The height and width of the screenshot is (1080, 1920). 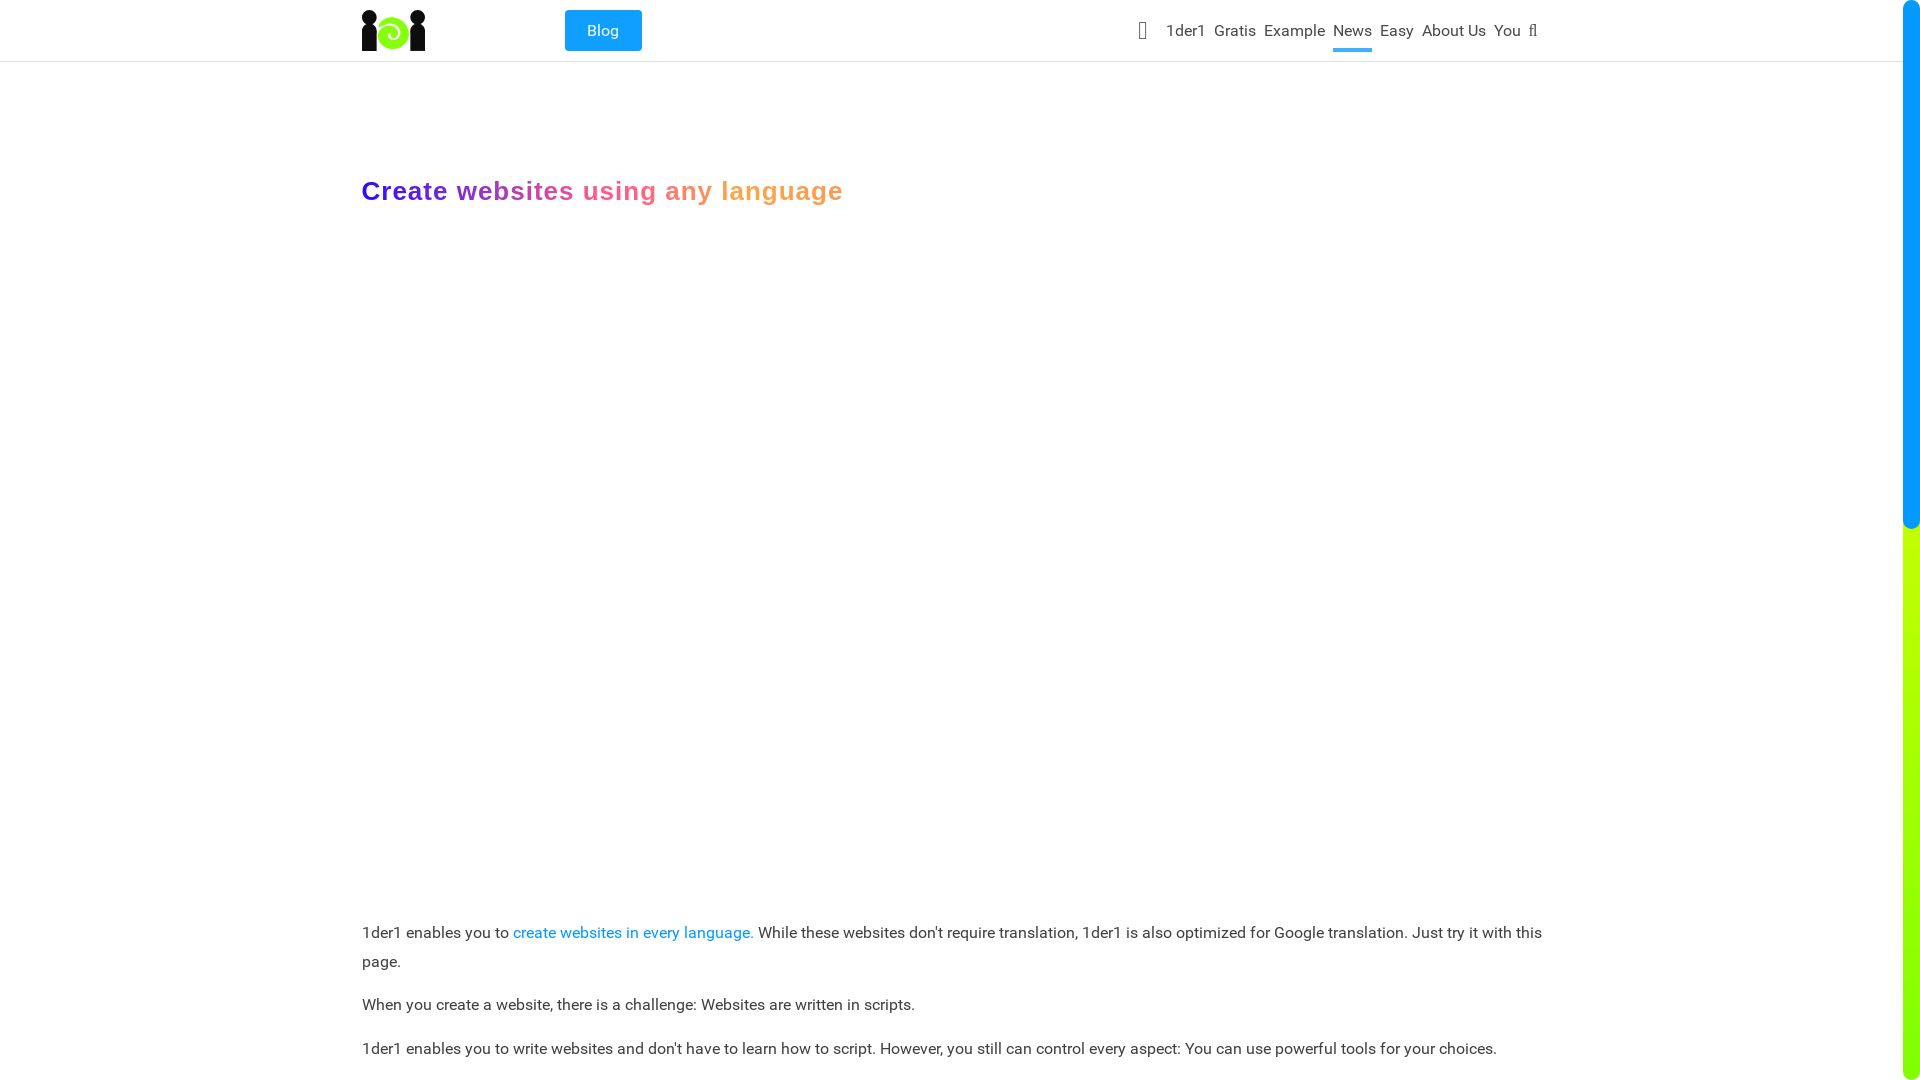 I want to click on 'Blog', so click(x=601, y=30).